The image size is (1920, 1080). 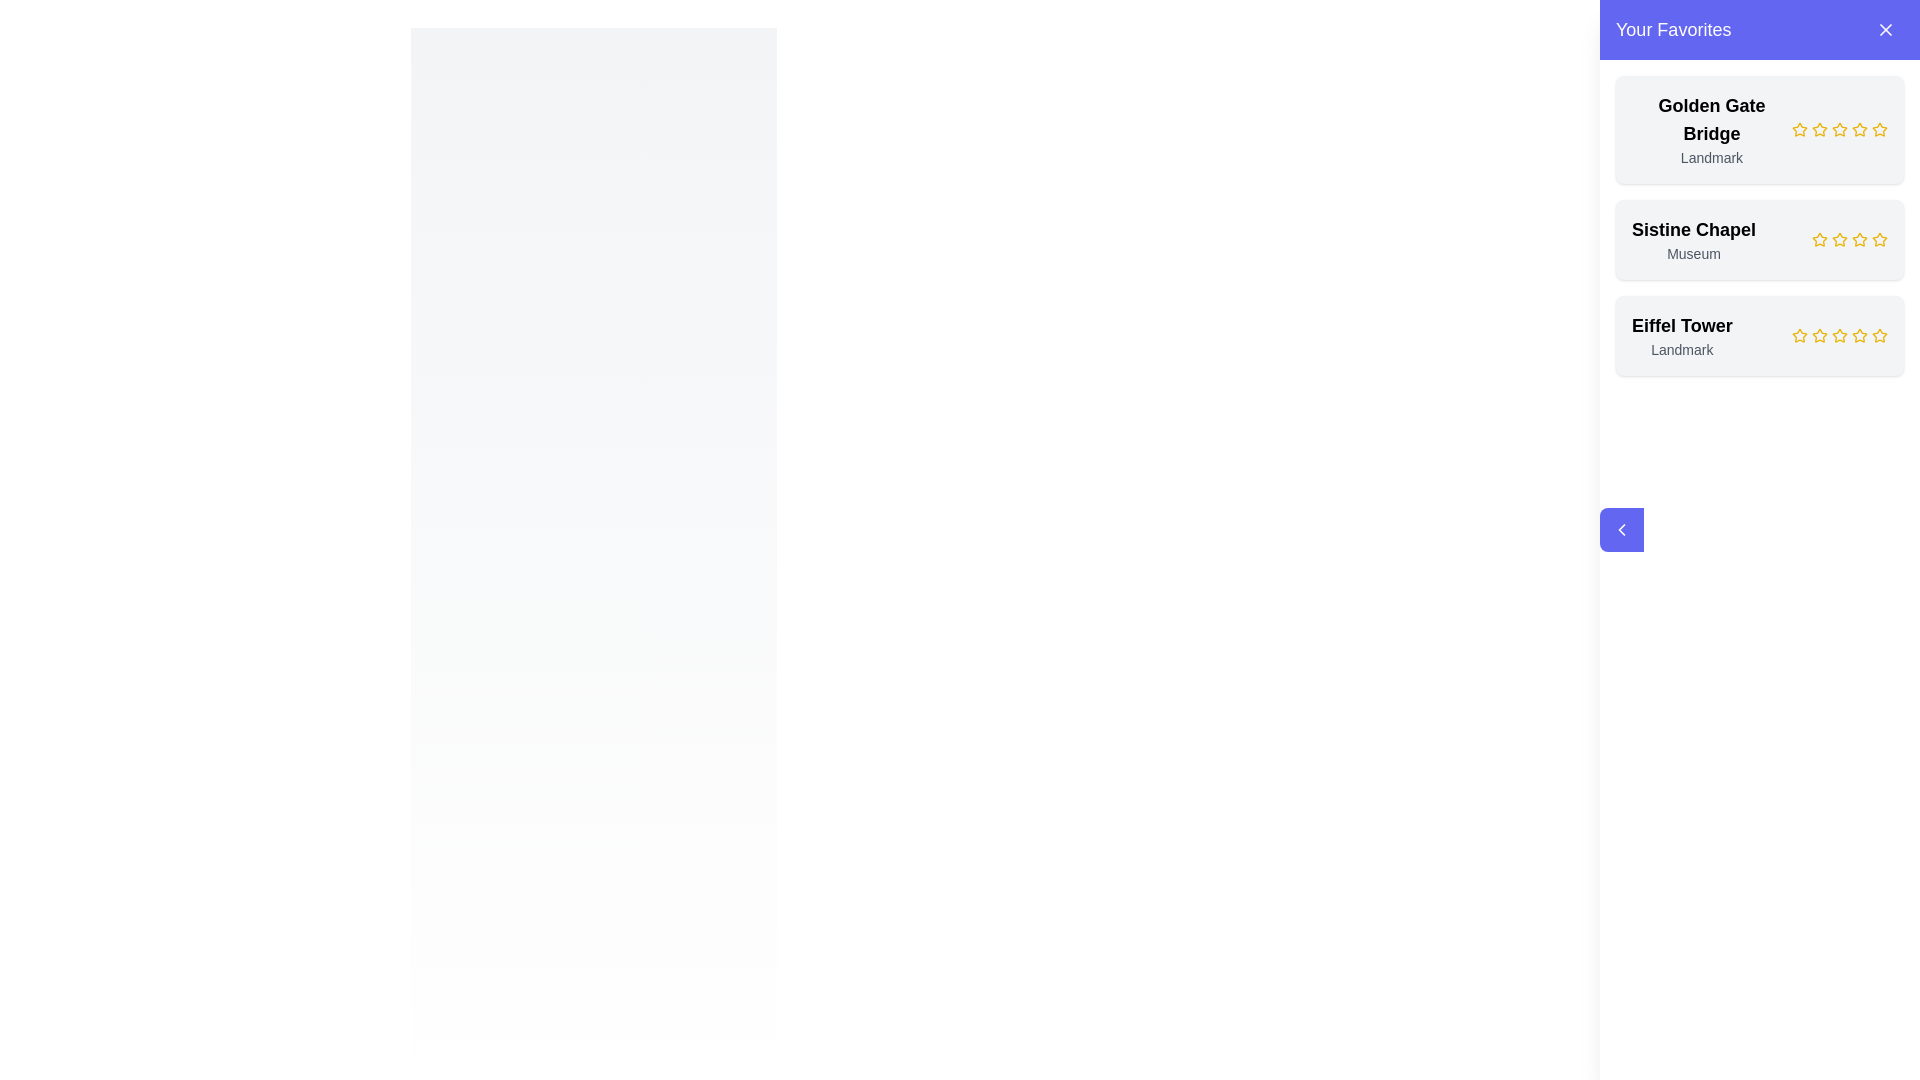 I want to click on the first interactive star-shaped icon with a yellow outline, so click(x=1800, y=334).